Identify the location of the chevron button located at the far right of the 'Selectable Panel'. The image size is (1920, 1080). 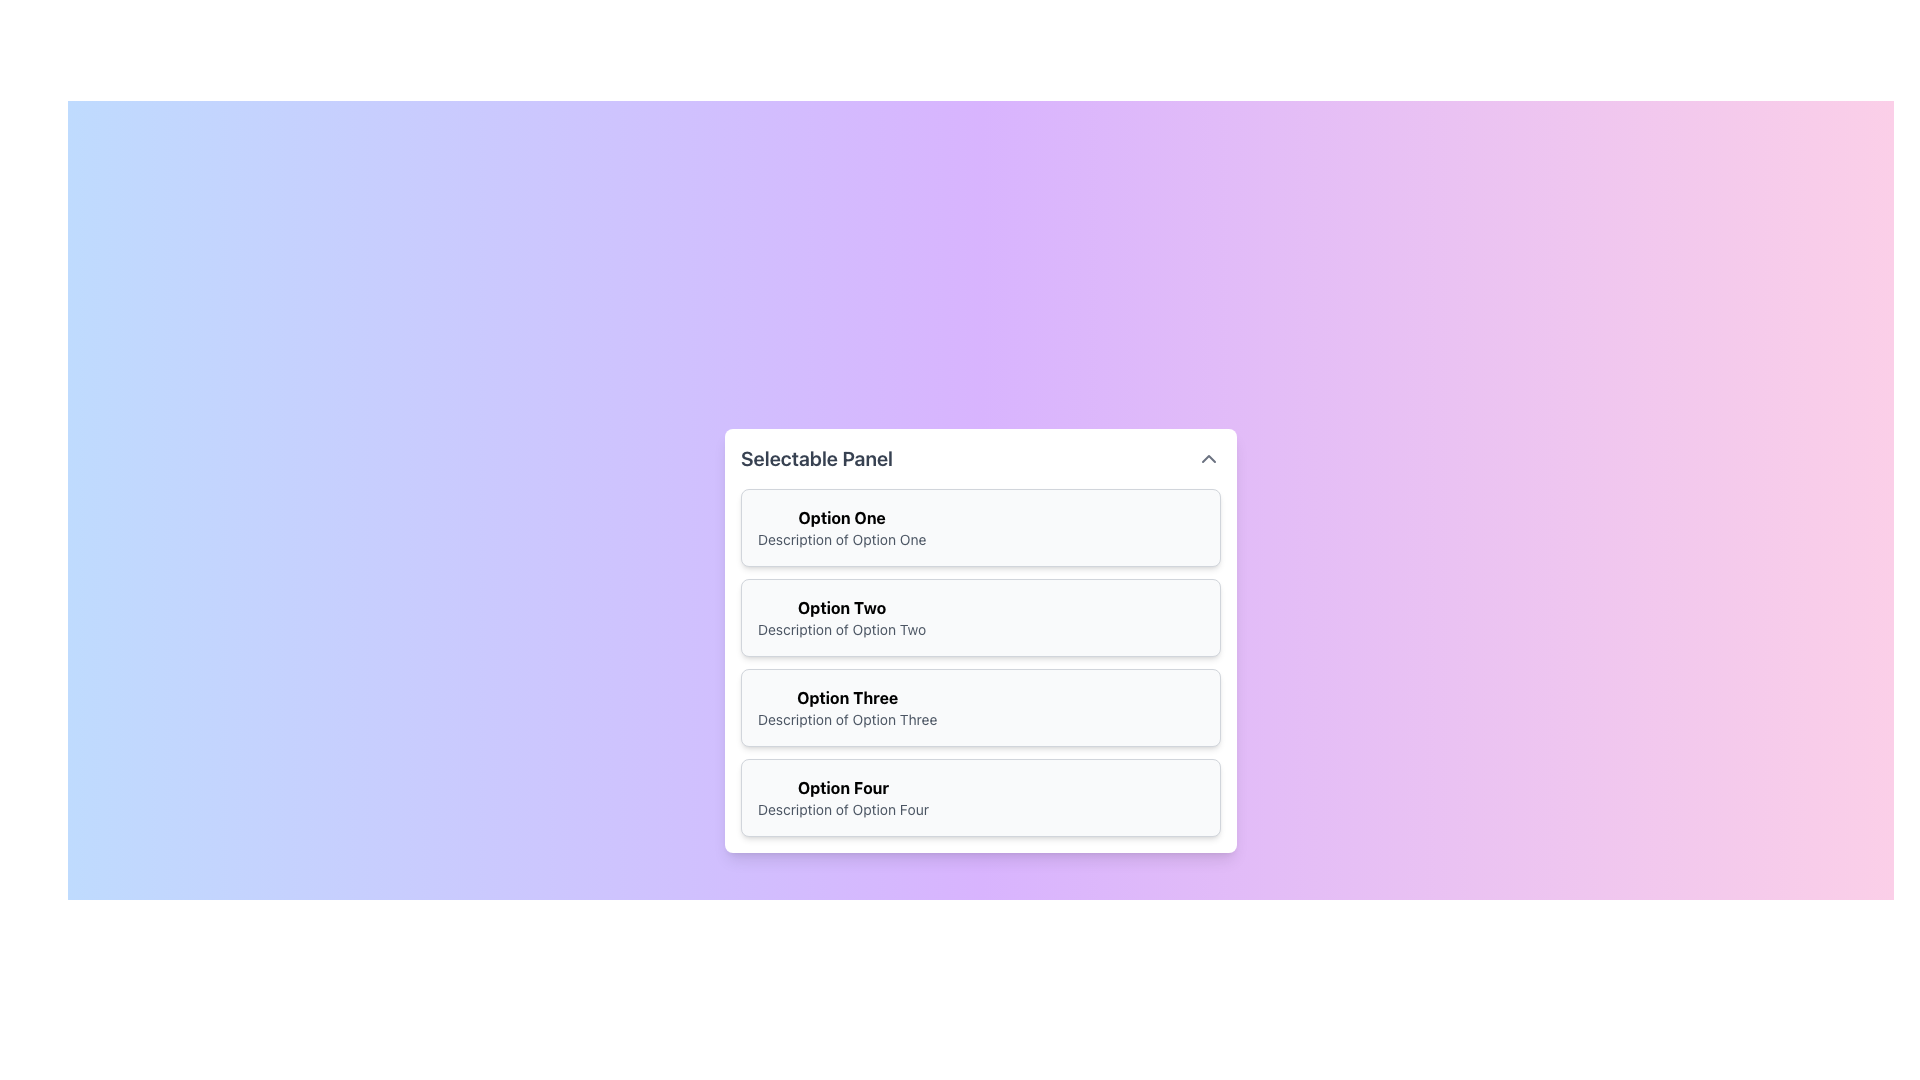
(1208, 459).